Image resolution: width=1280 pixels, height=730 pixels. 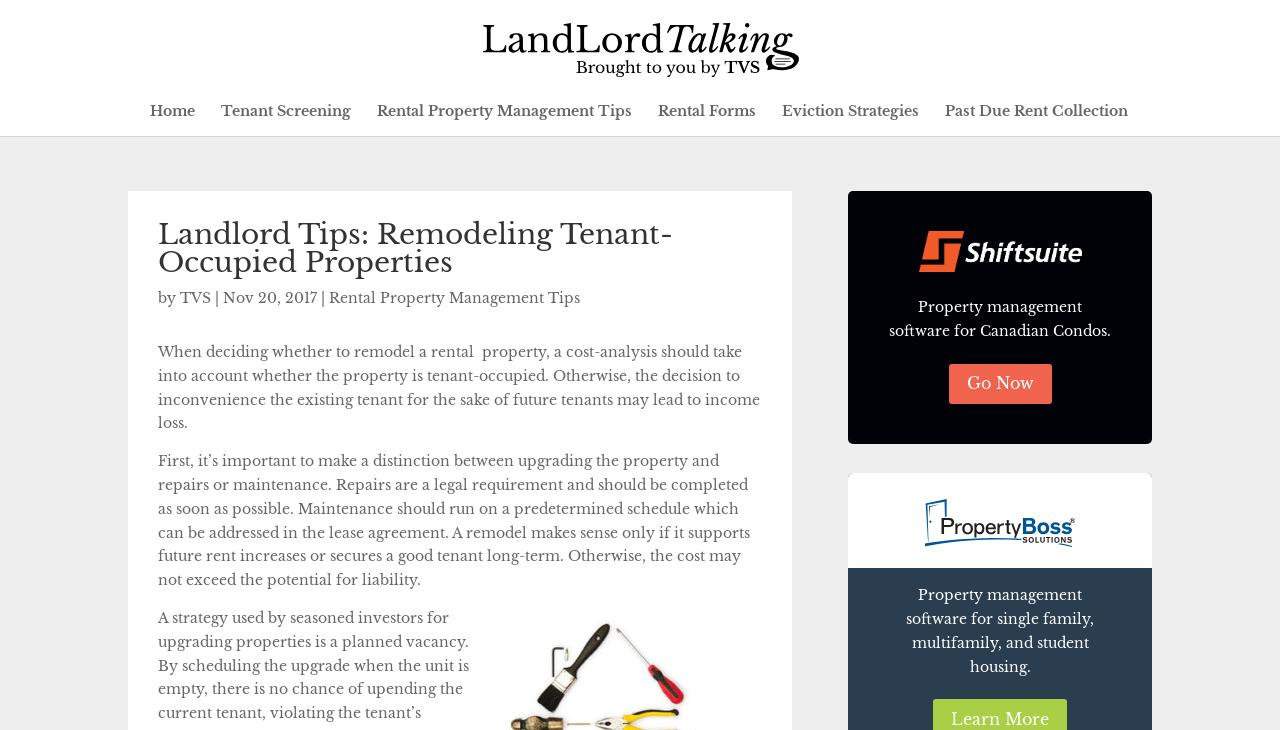 What do you see at coordinates (706, 110) in the screenshot?
I see `'Rental Forms'` at bounding box center [706, 110].